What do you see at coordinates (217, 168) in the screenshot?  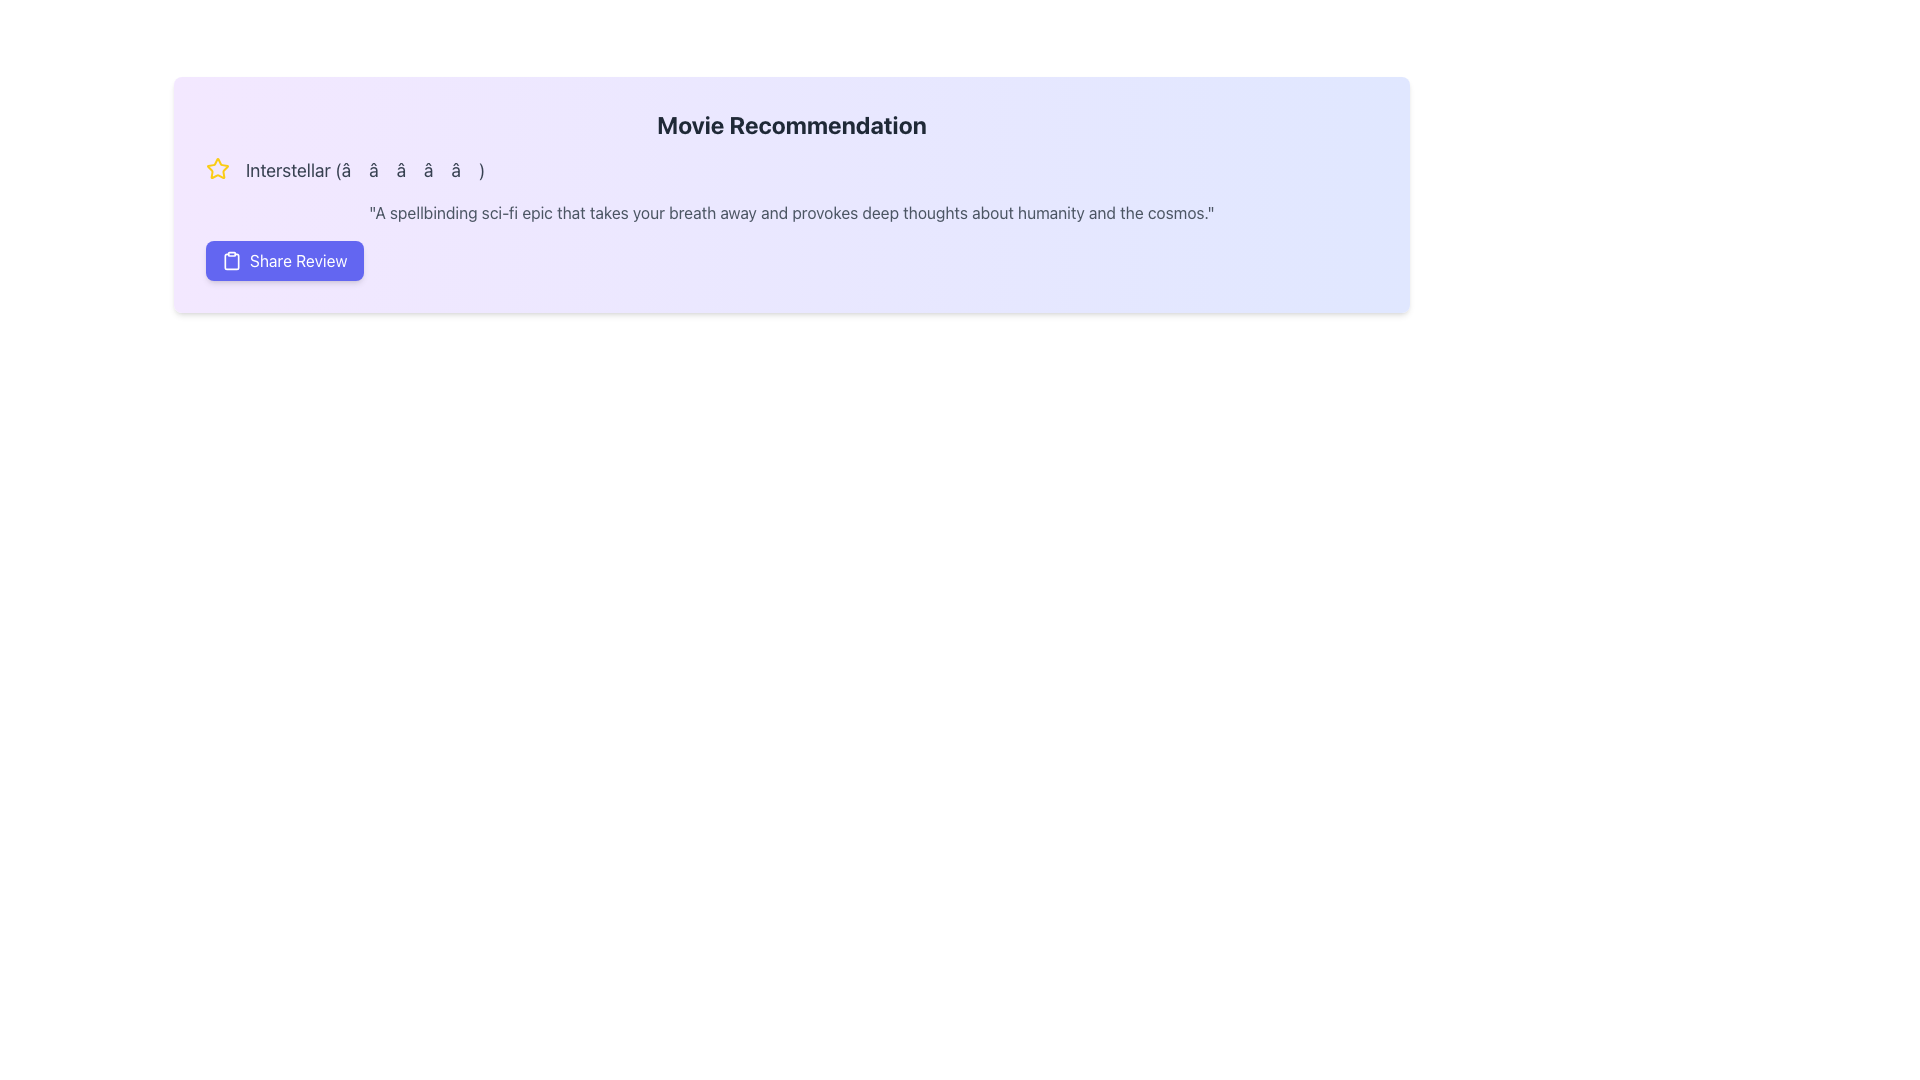 I see `the star-shaped icon with a yellow outline and filled white center, which is the first of five stars before the text 'Interstellar'` at bounding box center [217, 168].